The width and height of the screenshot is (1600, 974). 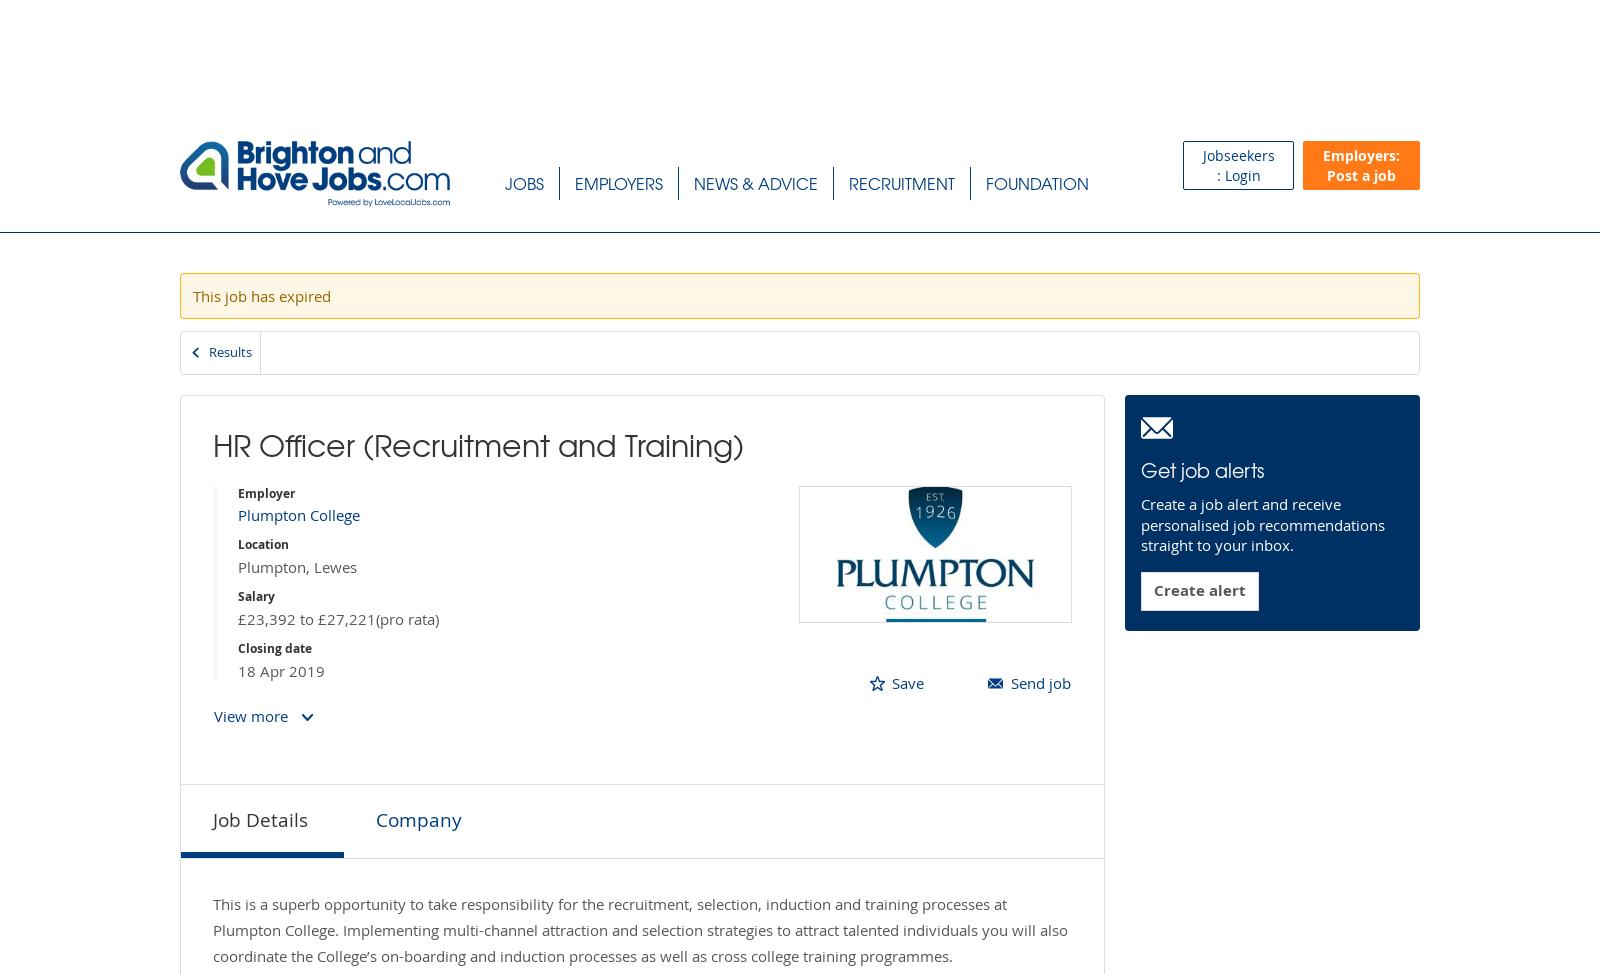 What do you see at coordinates (262, 294) in the screenshot?
I see `'This job has expired'` at bounding box center [262, 294].